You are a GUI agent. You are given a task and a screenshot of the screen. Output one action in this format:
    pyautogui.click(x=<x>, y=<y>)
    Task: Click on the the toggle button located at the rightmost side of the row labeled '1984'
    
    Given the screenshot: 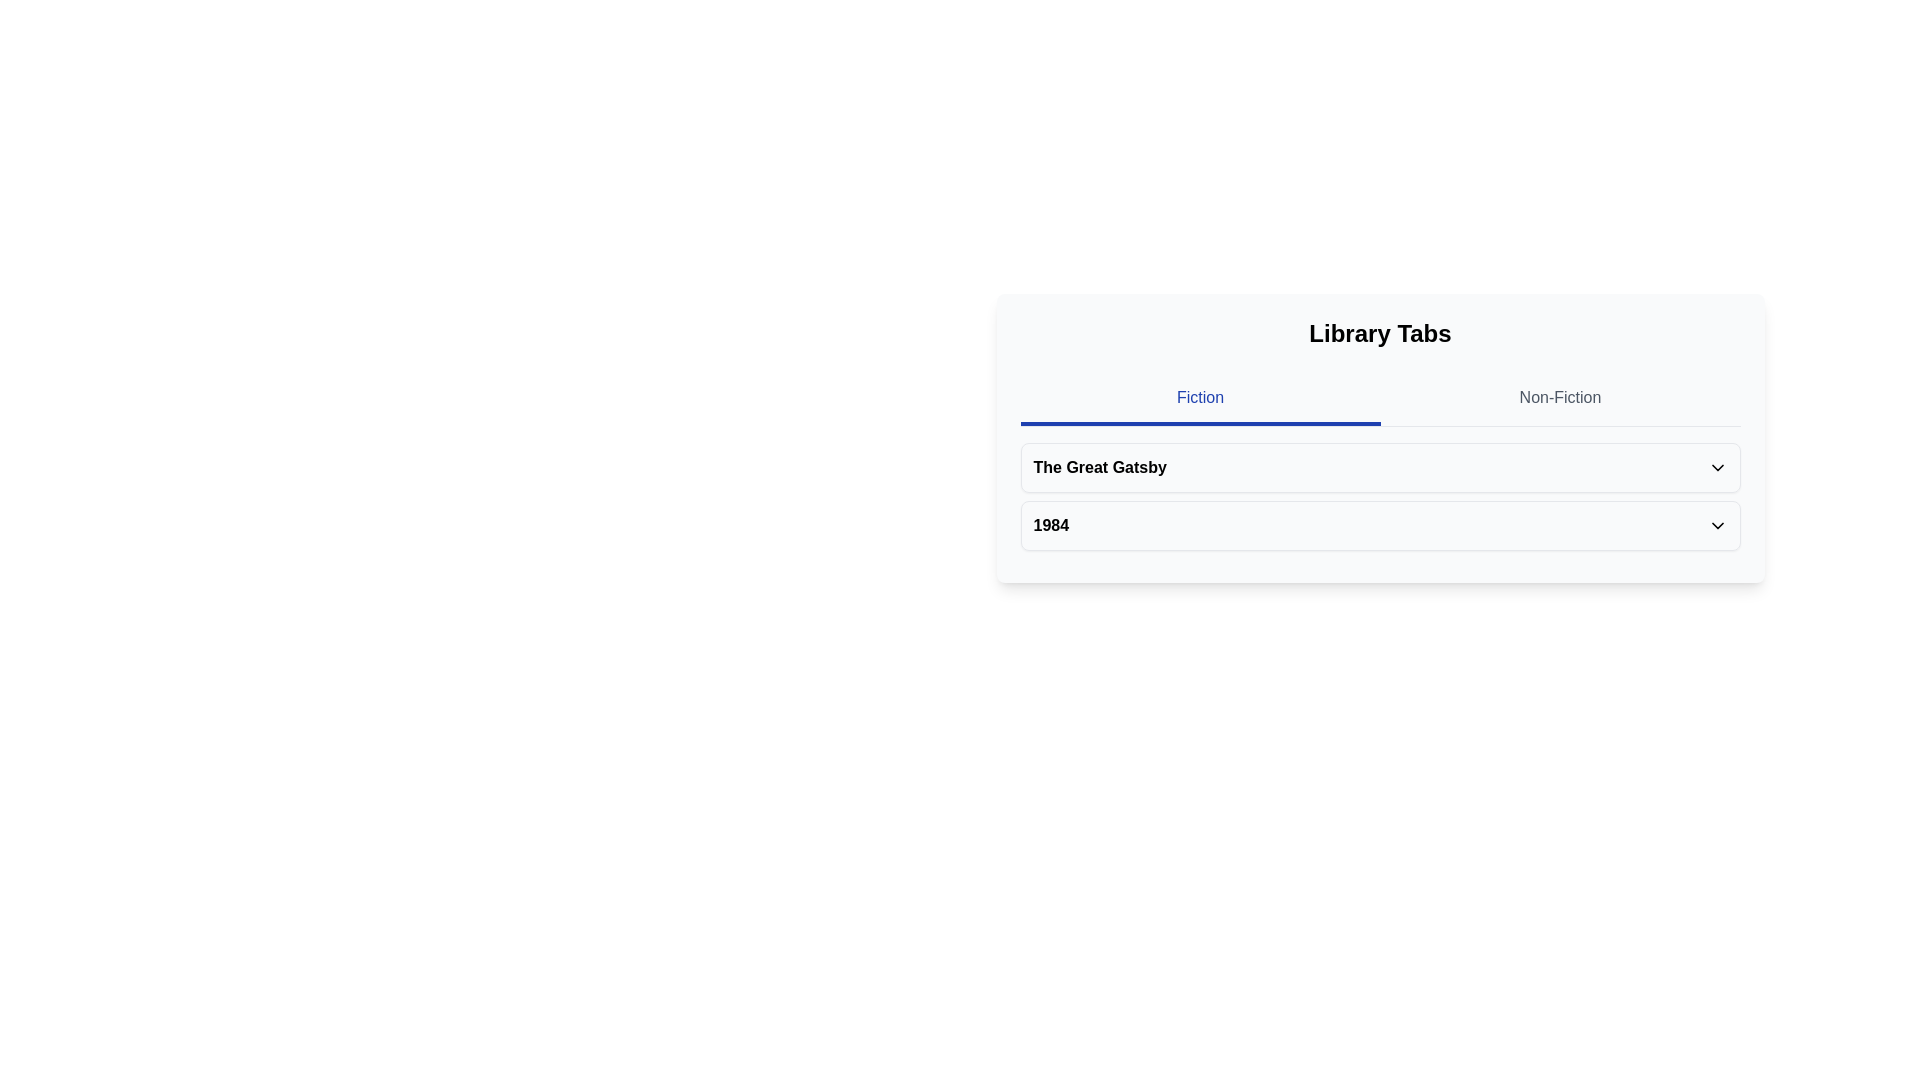 What is the action you would take?
    pyautogui.click(x=1716, y=524)
    